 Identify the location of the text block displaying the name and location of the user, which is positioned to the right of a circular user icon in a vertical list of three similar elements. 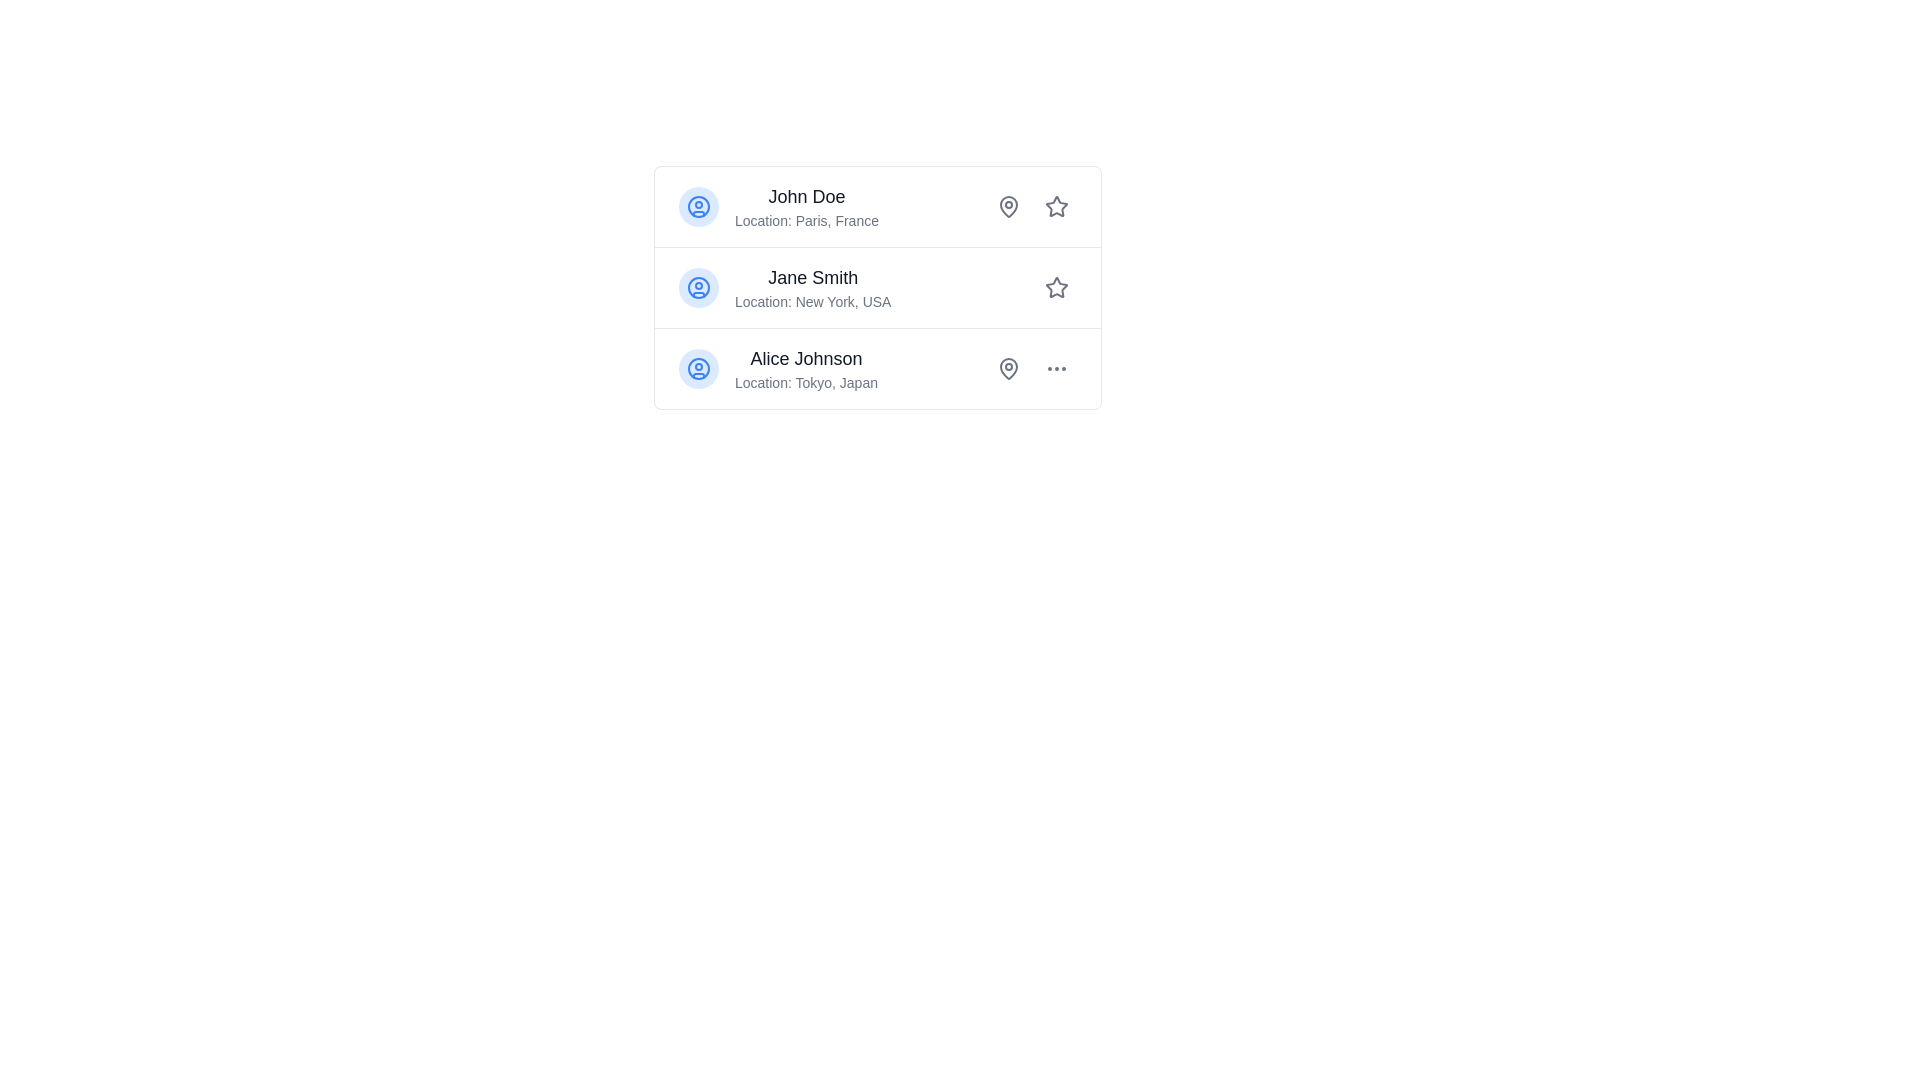
(806, 207).